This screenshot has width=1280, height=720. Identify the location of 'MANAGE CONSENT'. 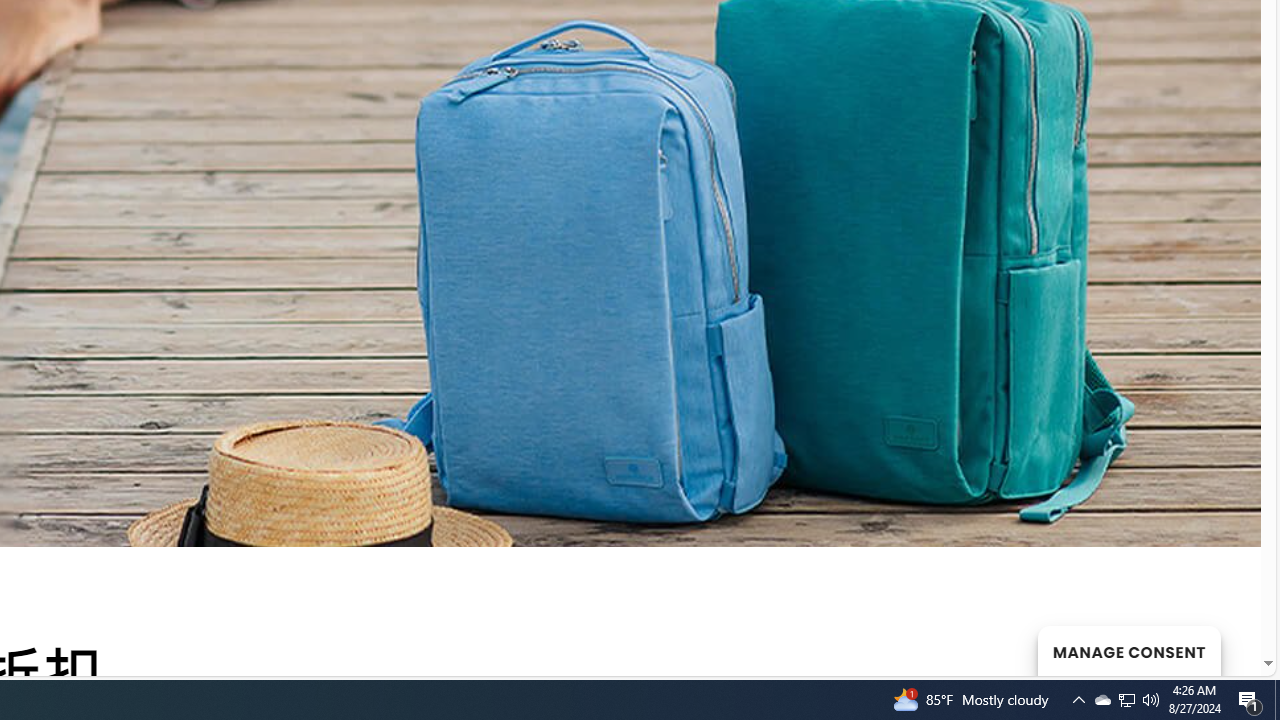
(1128, 650).